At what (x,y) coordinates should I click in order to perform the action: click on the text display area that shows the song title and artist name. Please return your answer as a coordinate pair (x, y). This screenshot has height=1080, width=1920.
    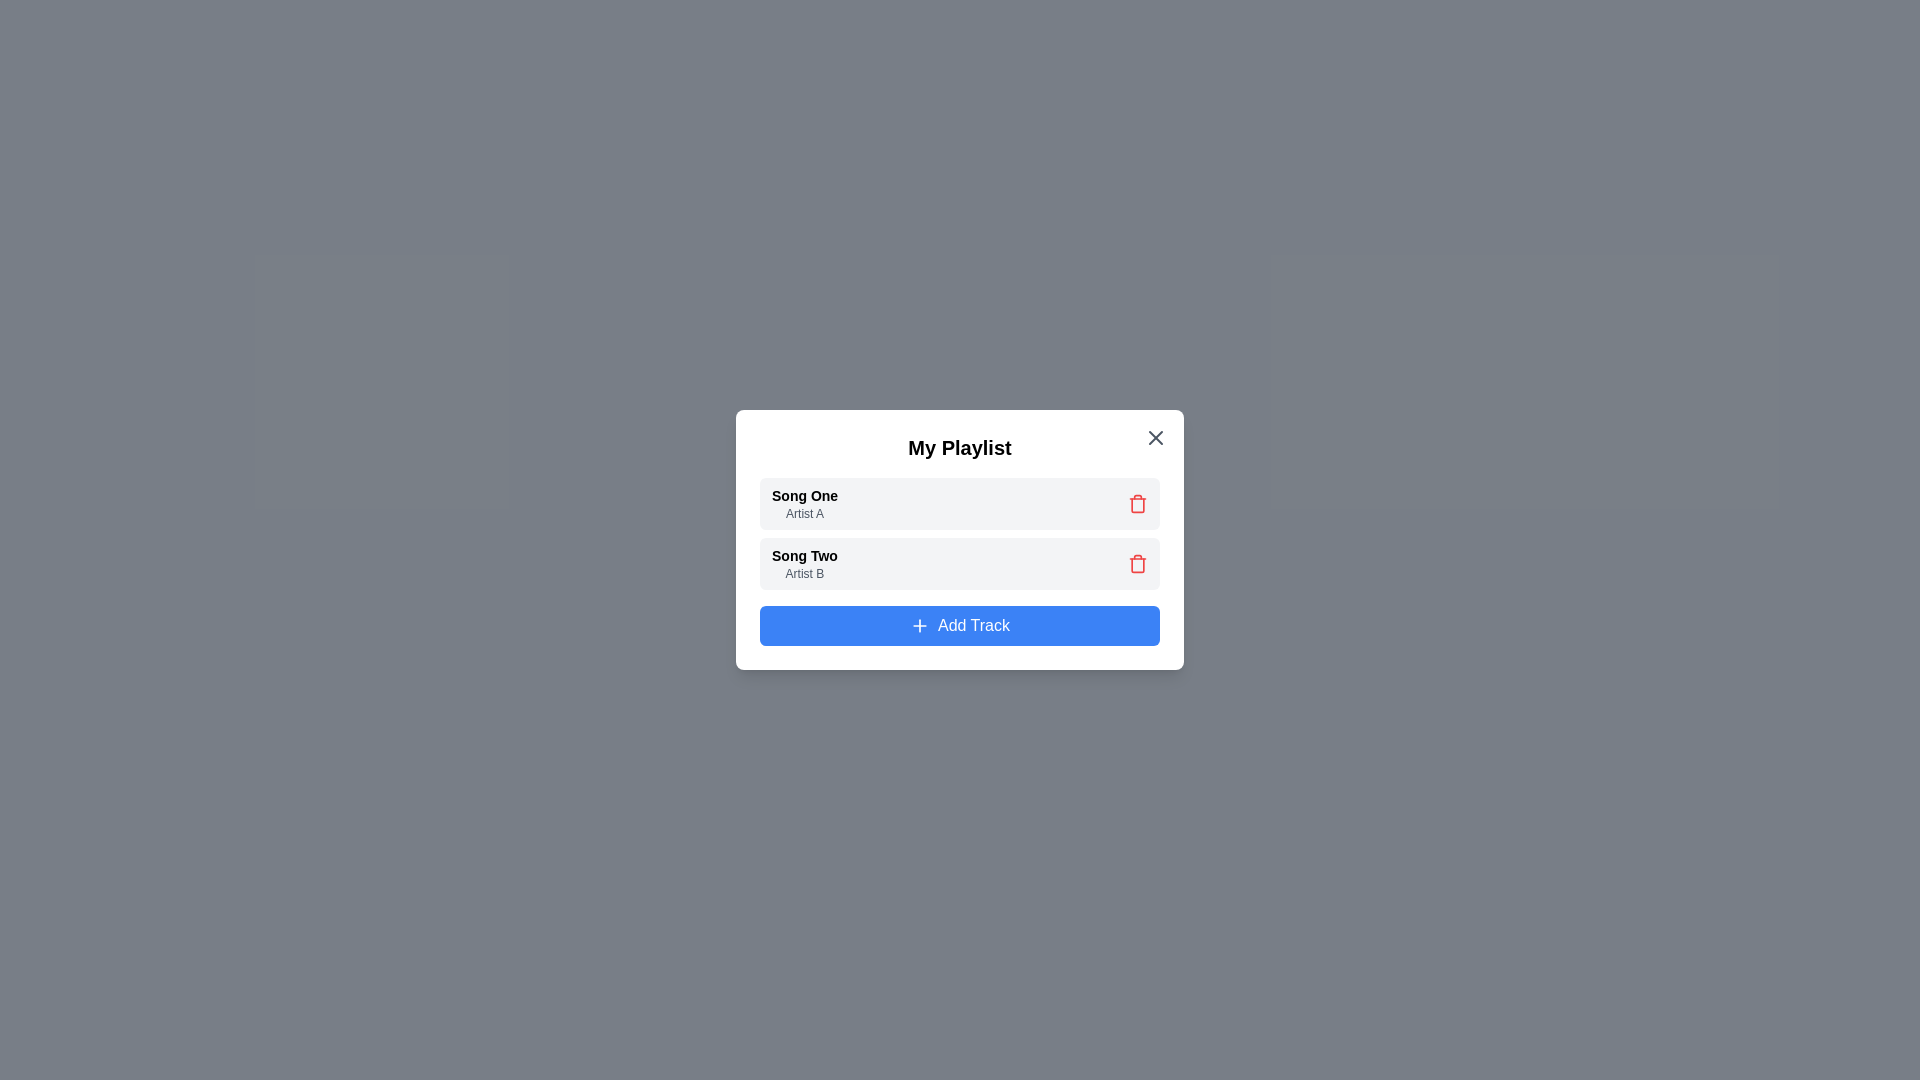
    Looking at the image, I should click on (804, 563).